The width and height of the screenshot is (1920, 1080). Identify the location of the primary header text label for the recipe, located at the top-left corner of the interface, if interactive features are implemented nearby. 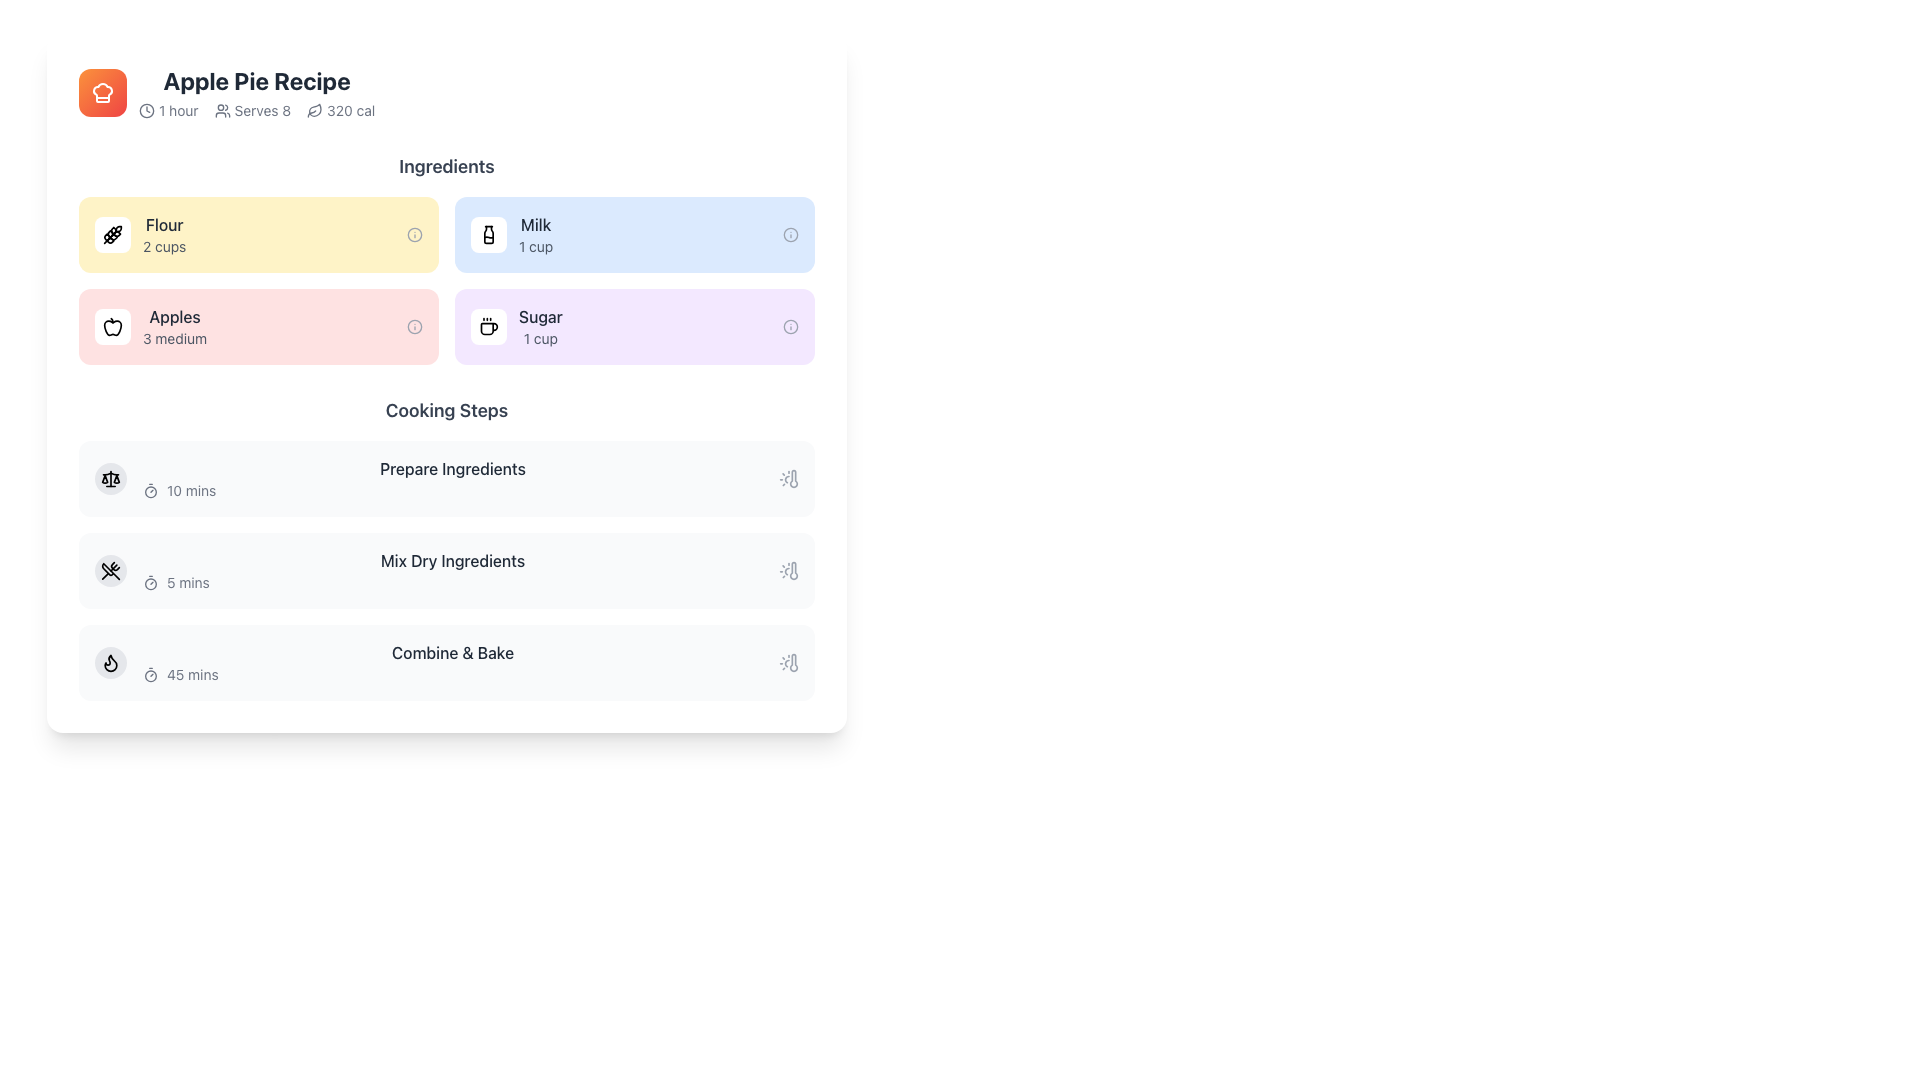
(256, 80).